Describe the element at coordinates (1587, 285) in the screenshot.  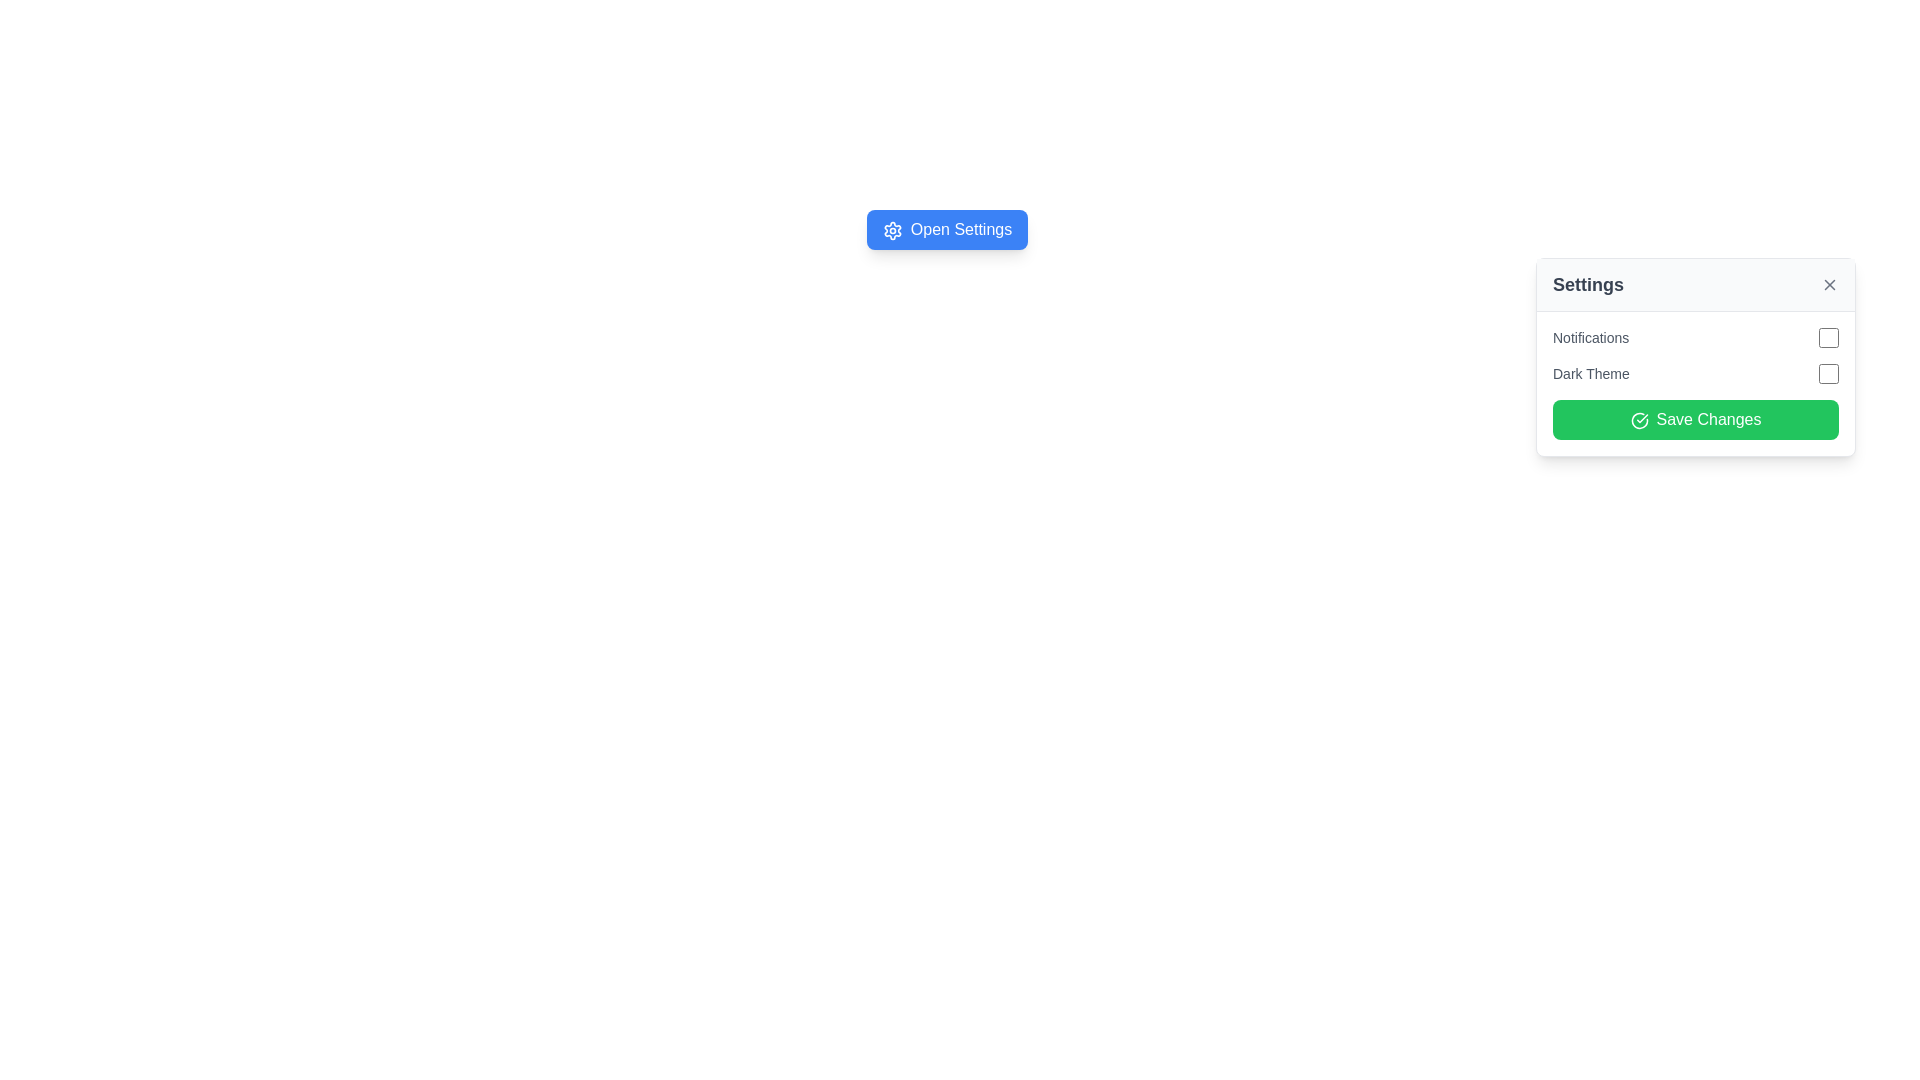
I see `the Text Label that acts as a title for the user settings popup, located at the top-left of the popup interface` at that location.